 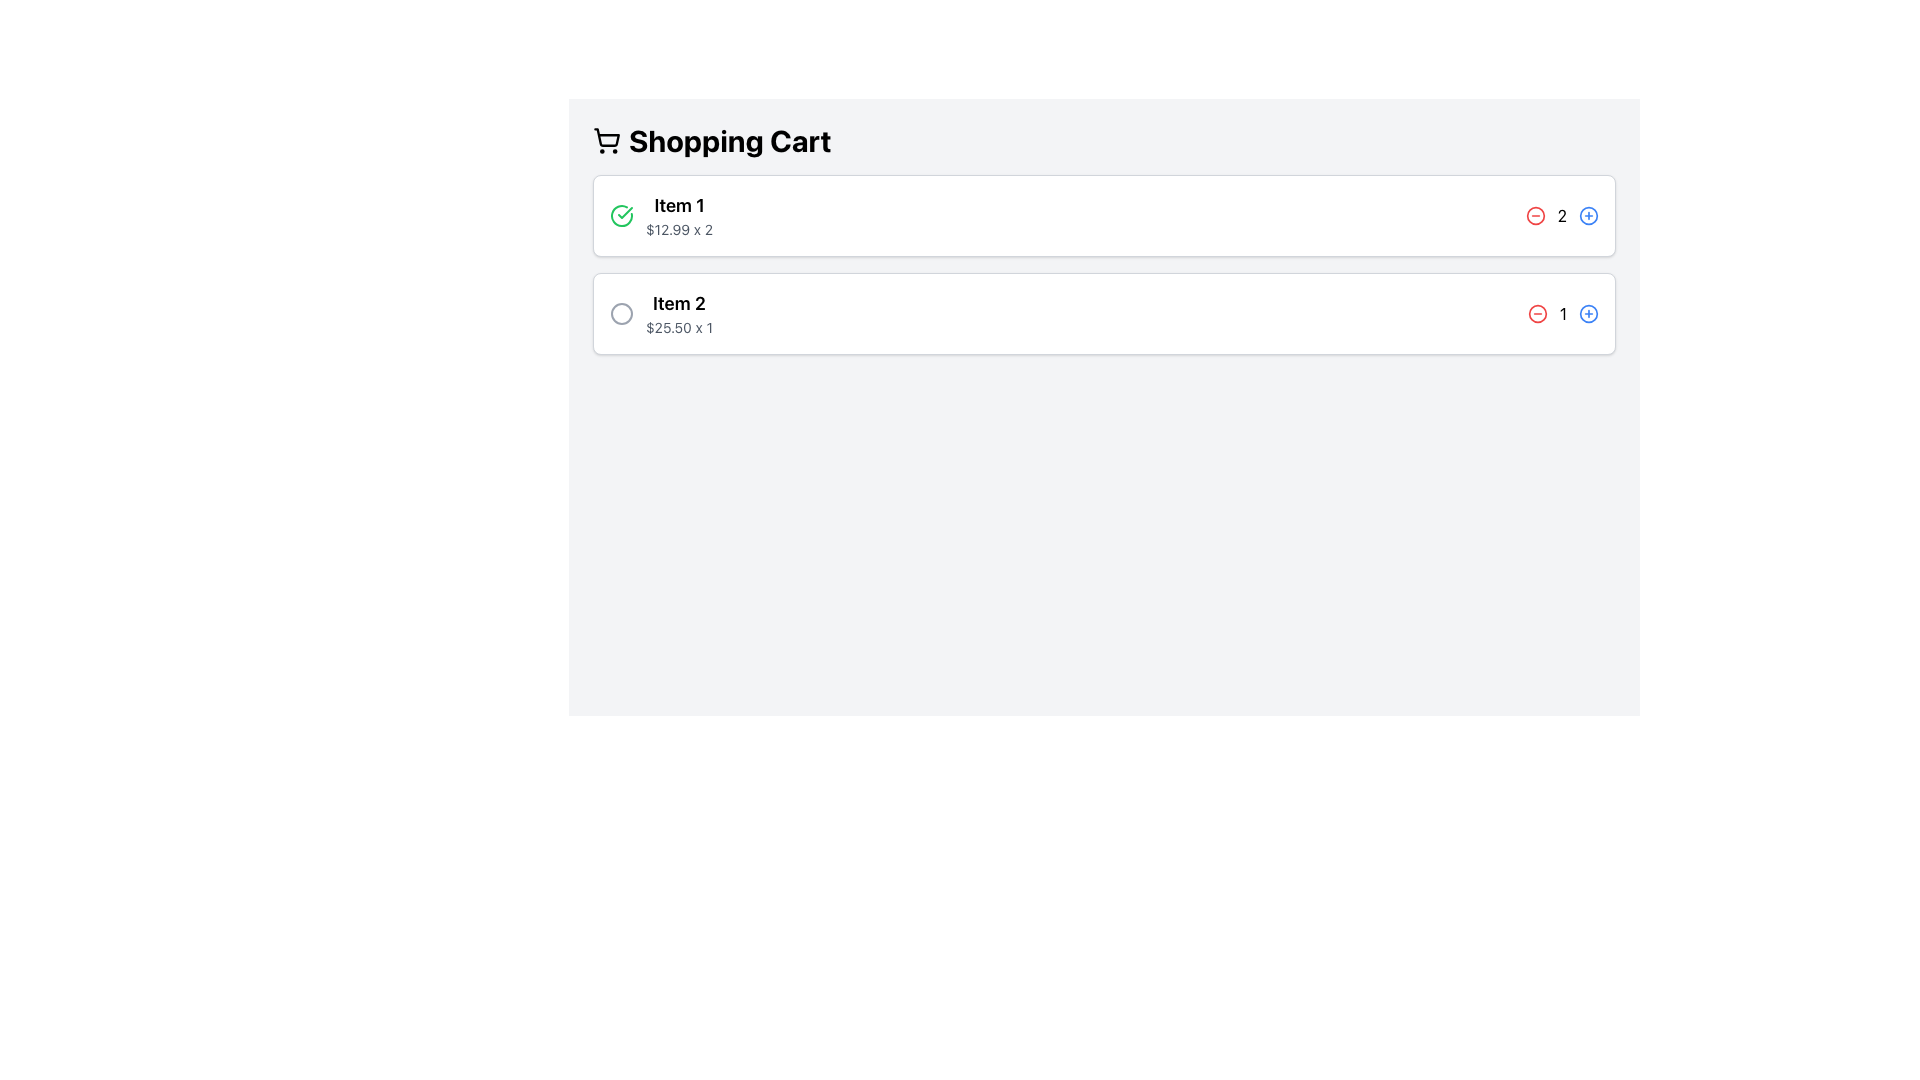 I want to click on the second item in the shopping cart interface that displays 'Item 2' in bold above '$25.50 x 1', aligned to the right of a circular gray icon, so click(x=661, y=313).